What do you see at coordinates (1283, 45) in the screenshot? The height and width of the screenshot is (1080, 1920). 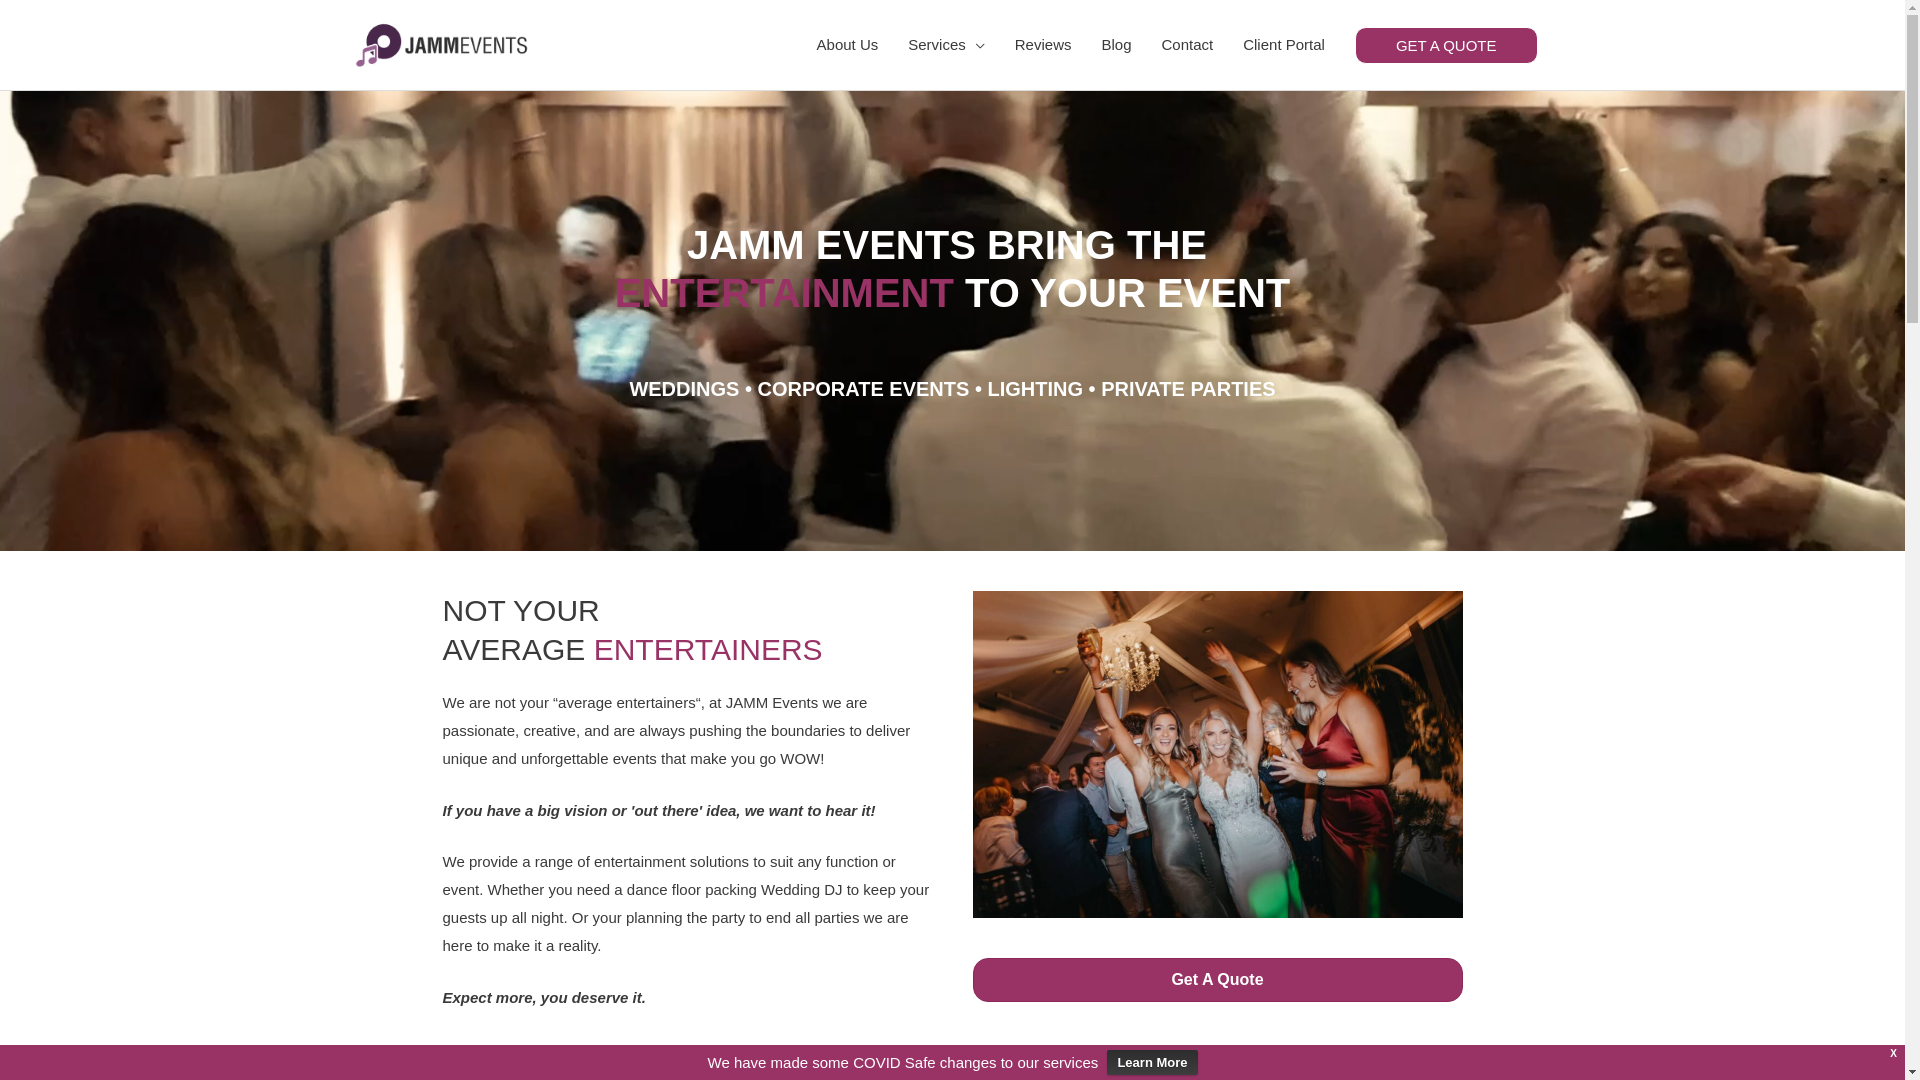 I see `'Client Portal'` at bounding box center [1283, 45].